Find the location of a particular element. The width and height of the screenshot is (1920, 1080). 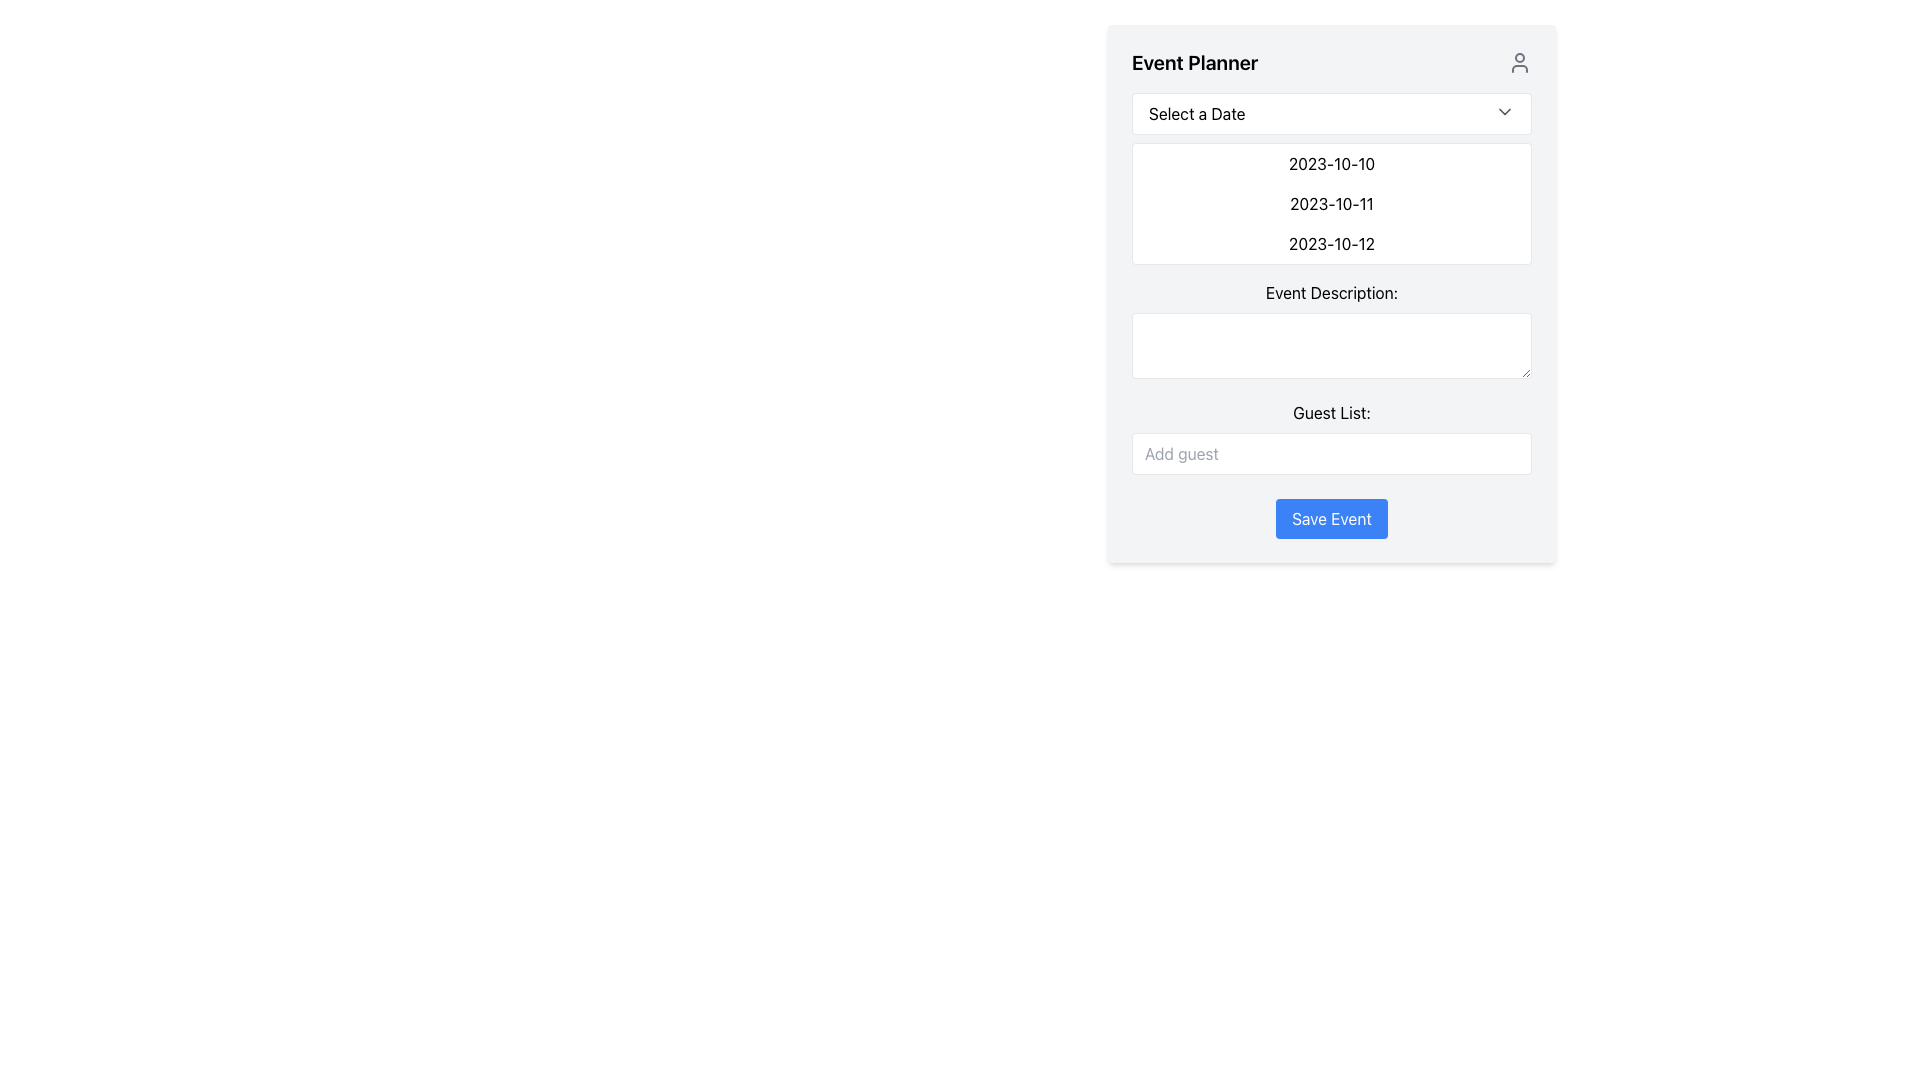

the save button located at the bottom of the event planner interface, just below the 'Guest List' section is located at coordinates (1331, 518).